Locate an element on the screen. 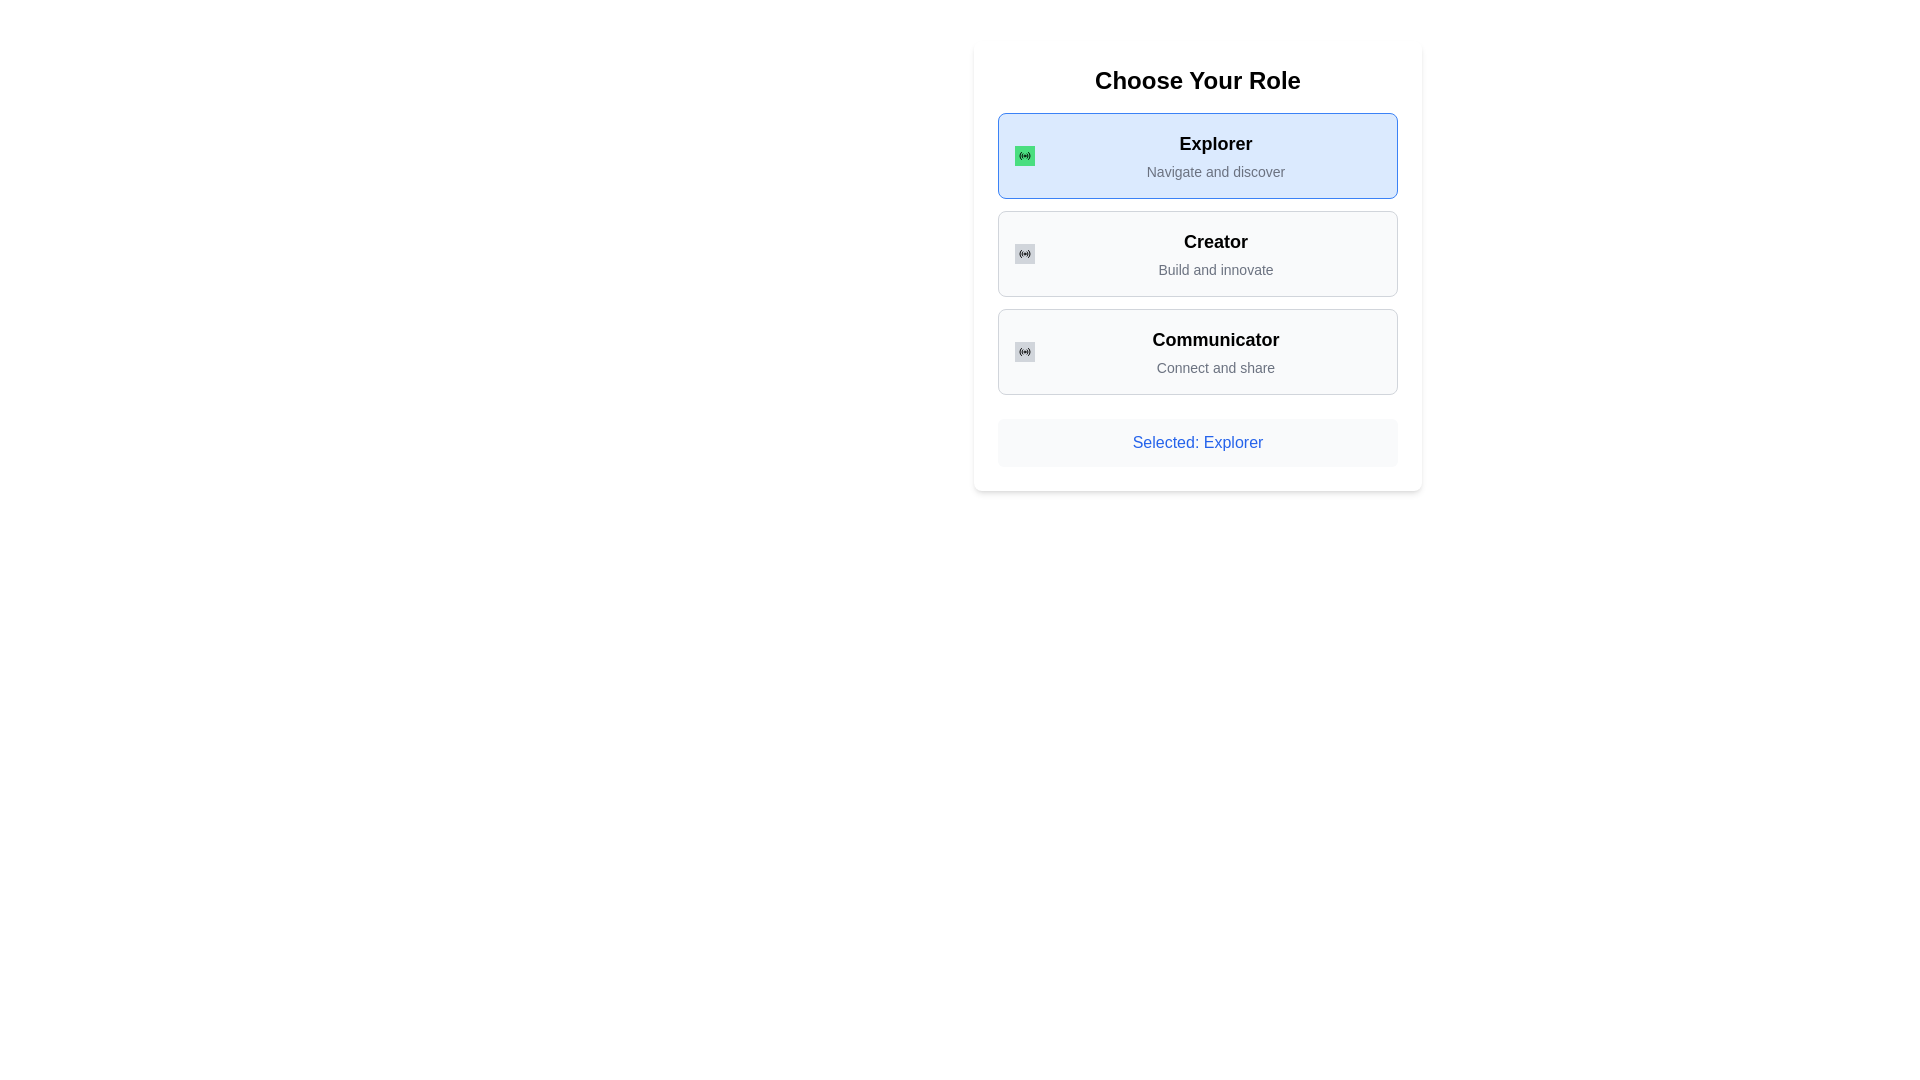 This screenshot has height=1080, width=1920. the 'Creator' button, which is a rectangular component with a light gray background, bold text 'Creator', and an icon resembling radio waves on the left side is located at coordinates (1198, 253).